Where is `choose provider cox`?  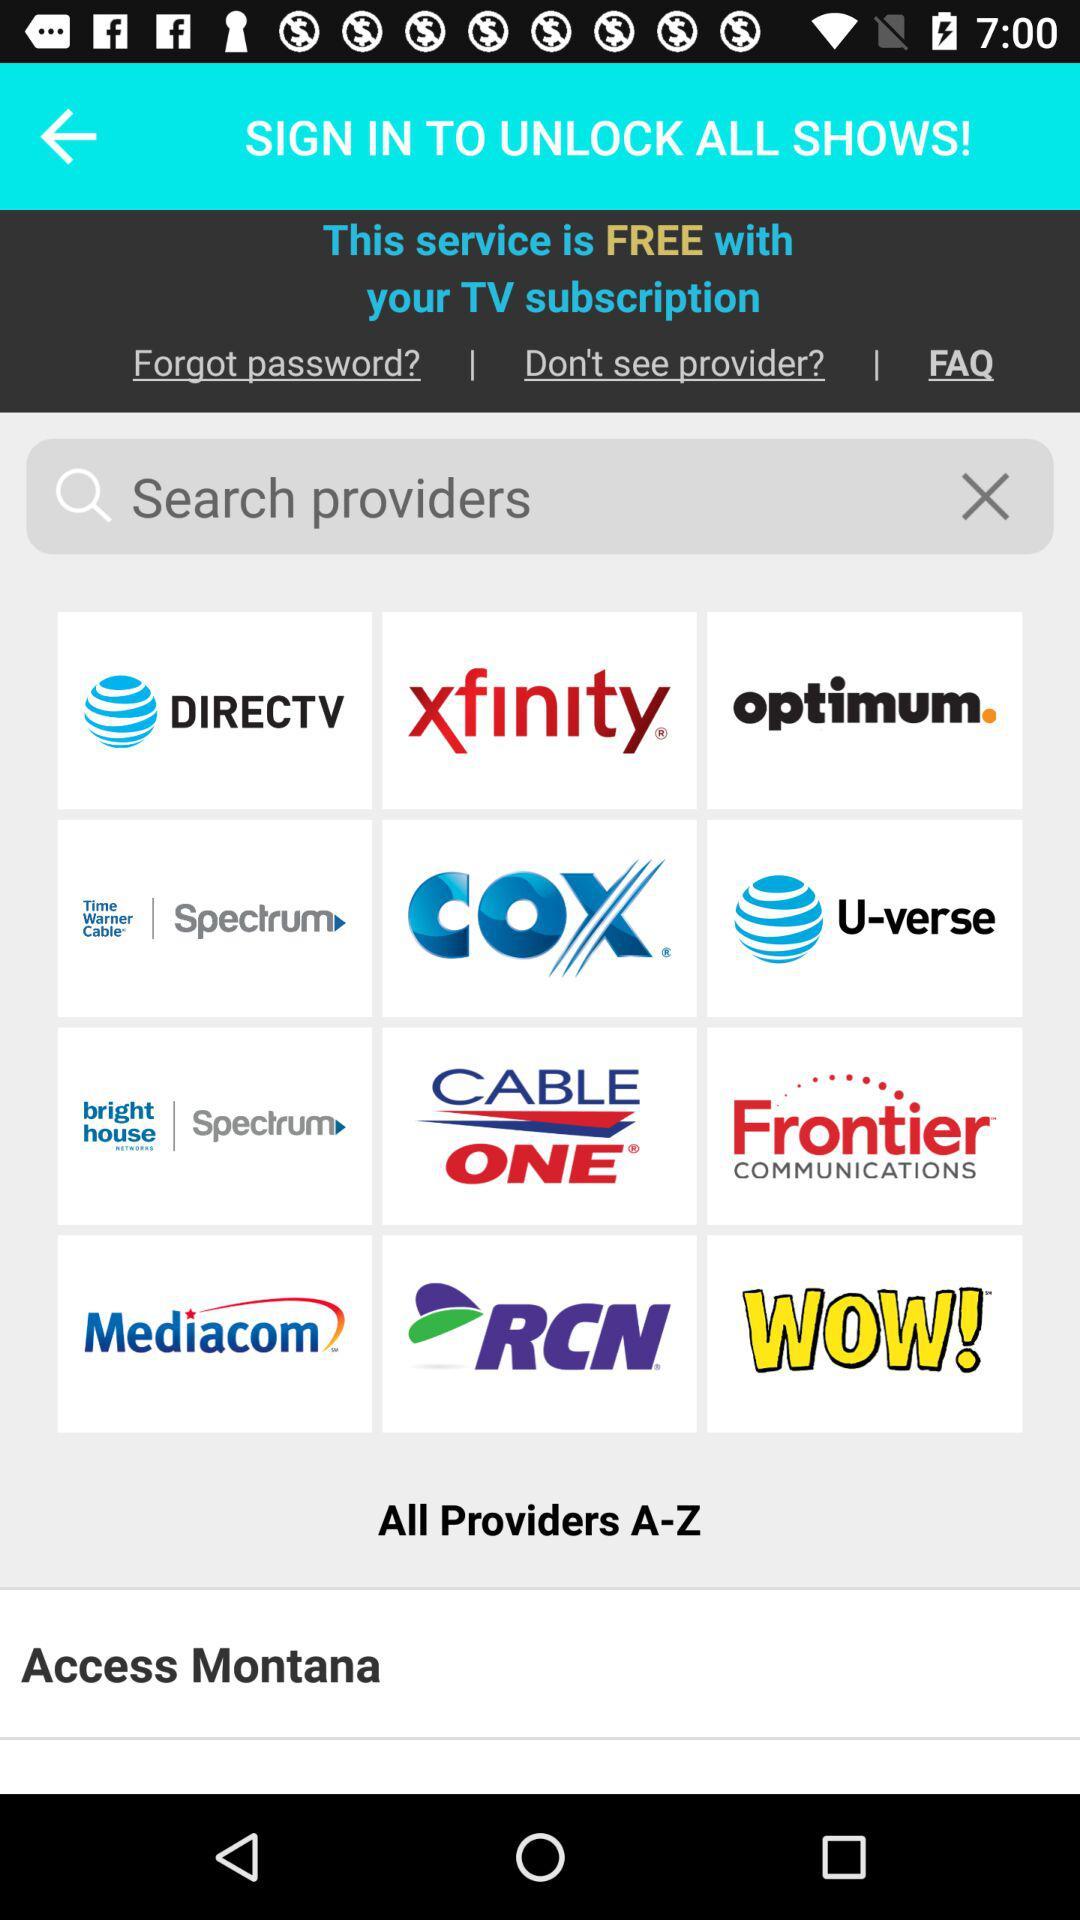
choose provider cox is located at coordinates (538, 917).